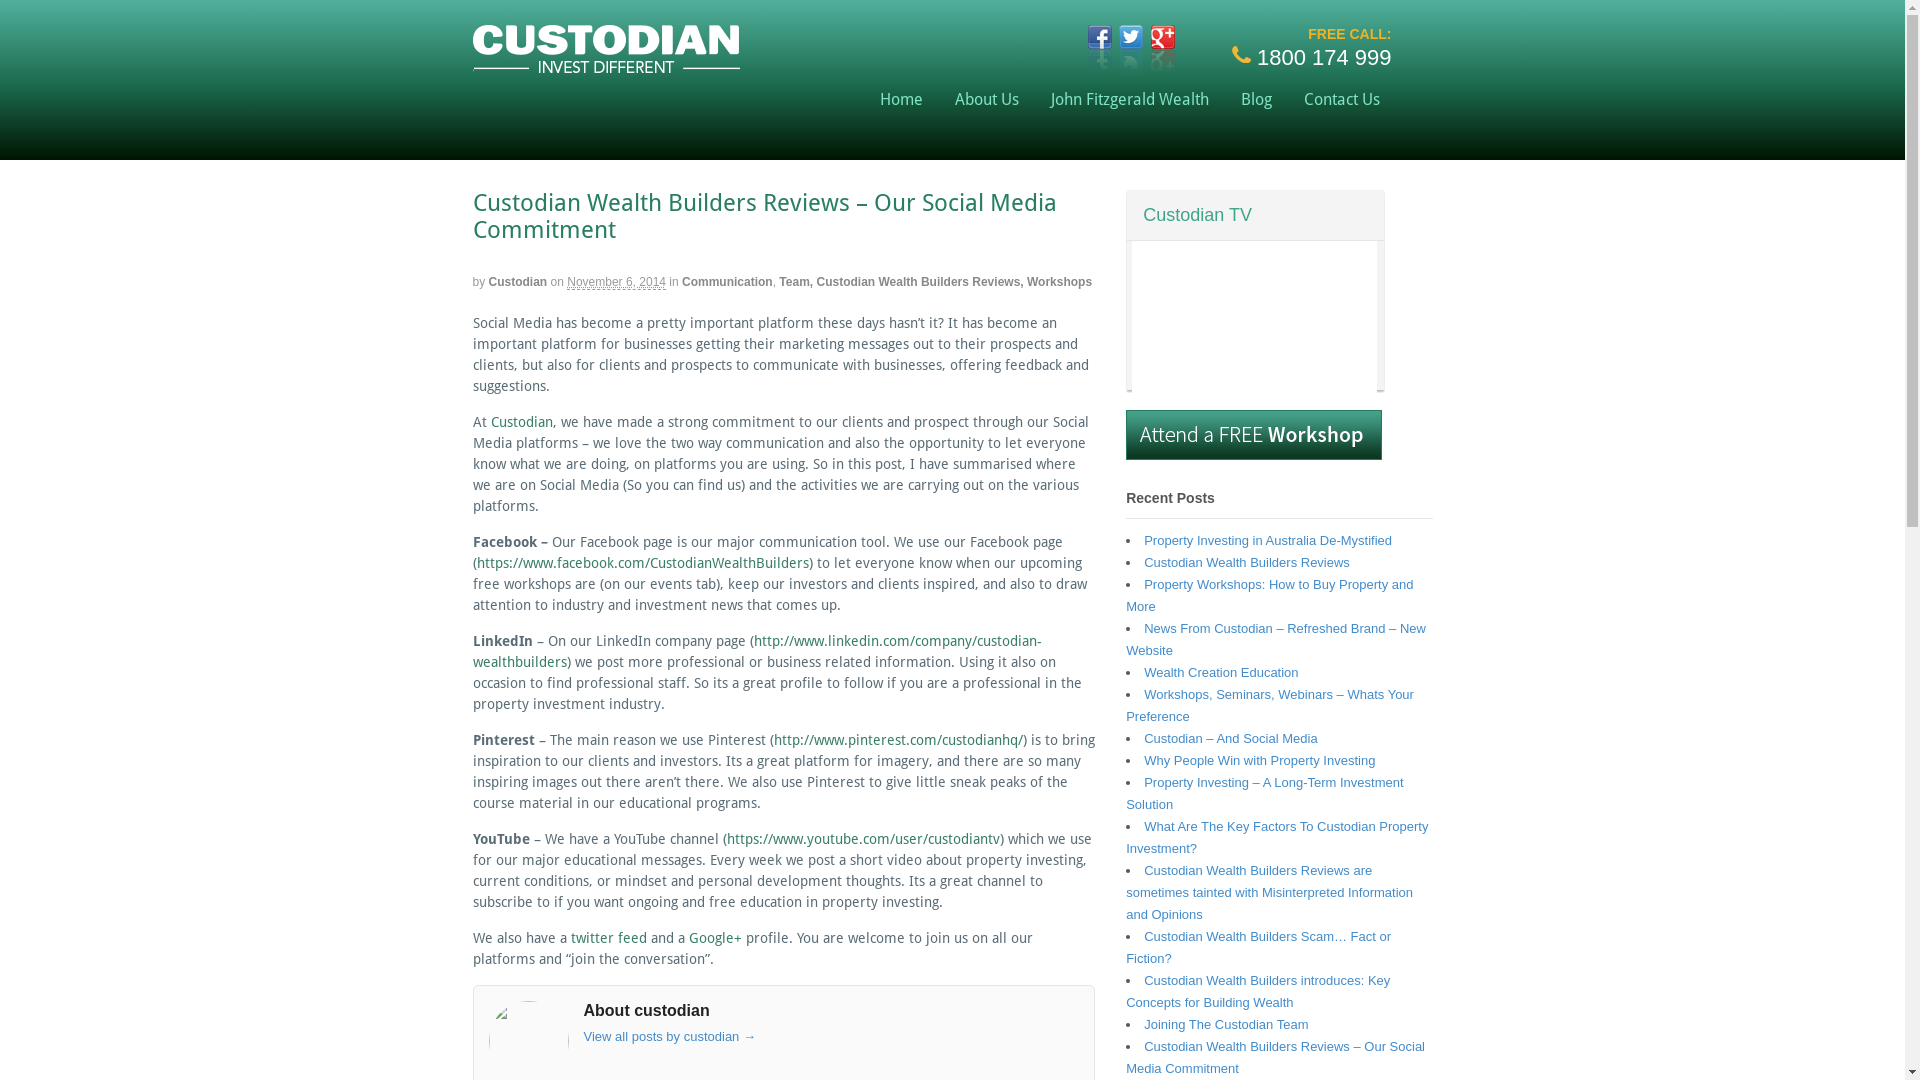 The image size is (1920, 1080). Describe the element at coordinates (1129, 99) in the screenshot. I see `'John Fitzgerald Wealth'` at that location.